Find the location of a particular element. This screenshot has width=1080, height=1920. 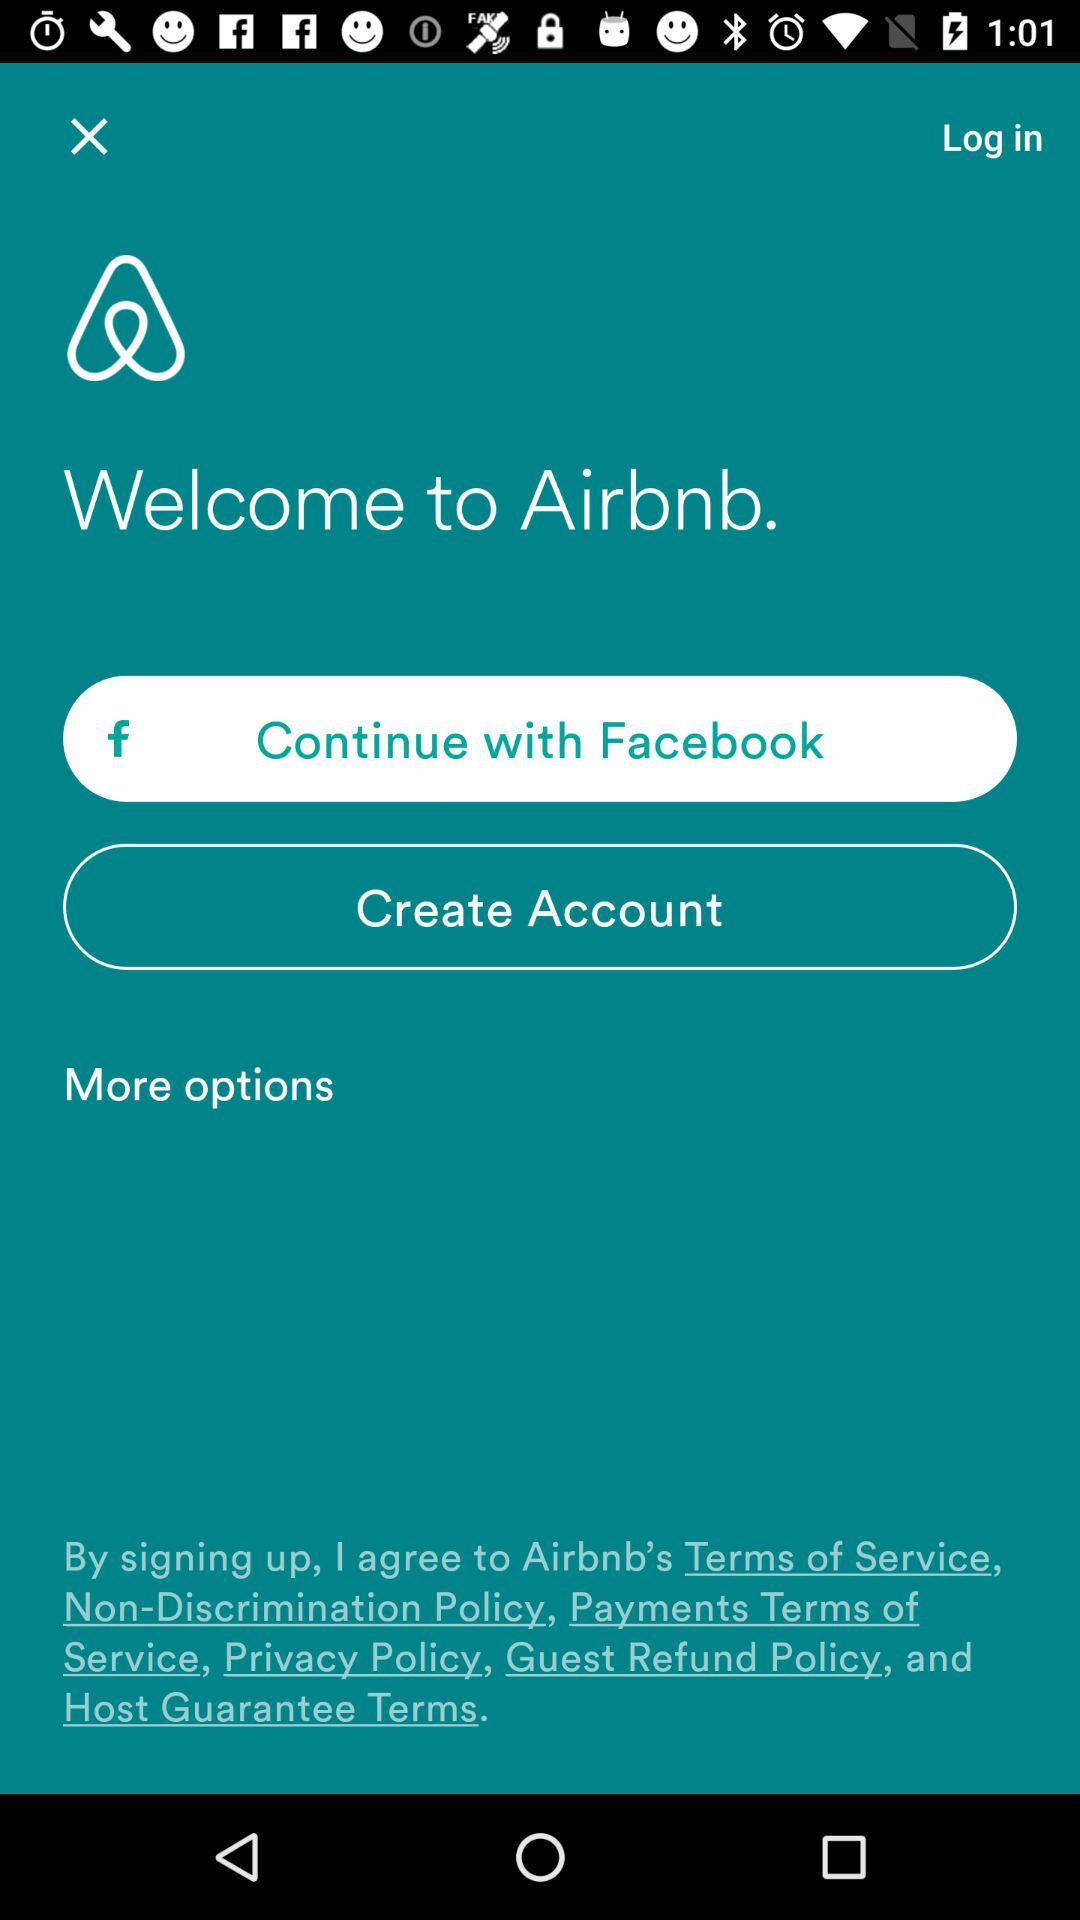

the create account item is located at coordinates (540, 905).